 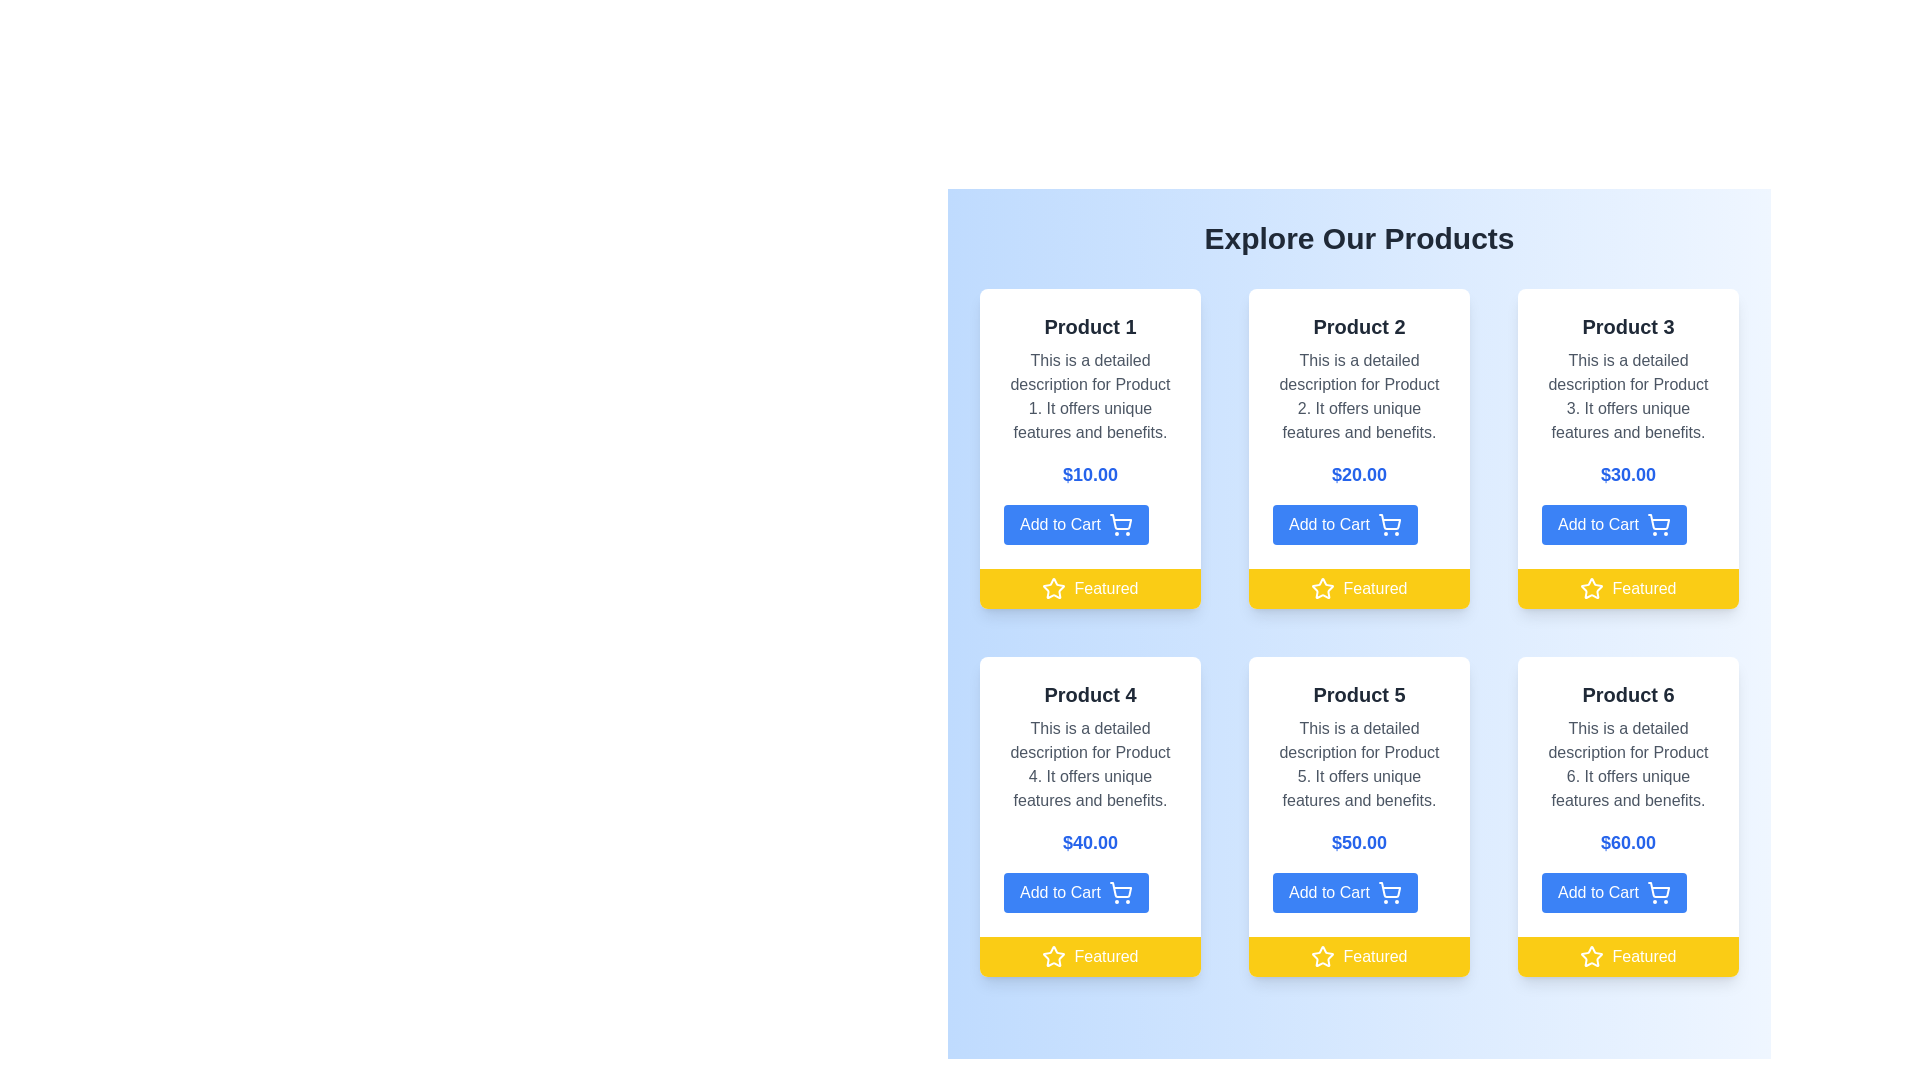 I want to click on text of the yellow label that says 'Featured', which is styled in white font and located beneath the product card for 'Product 2', so click(x=1374, y=588).